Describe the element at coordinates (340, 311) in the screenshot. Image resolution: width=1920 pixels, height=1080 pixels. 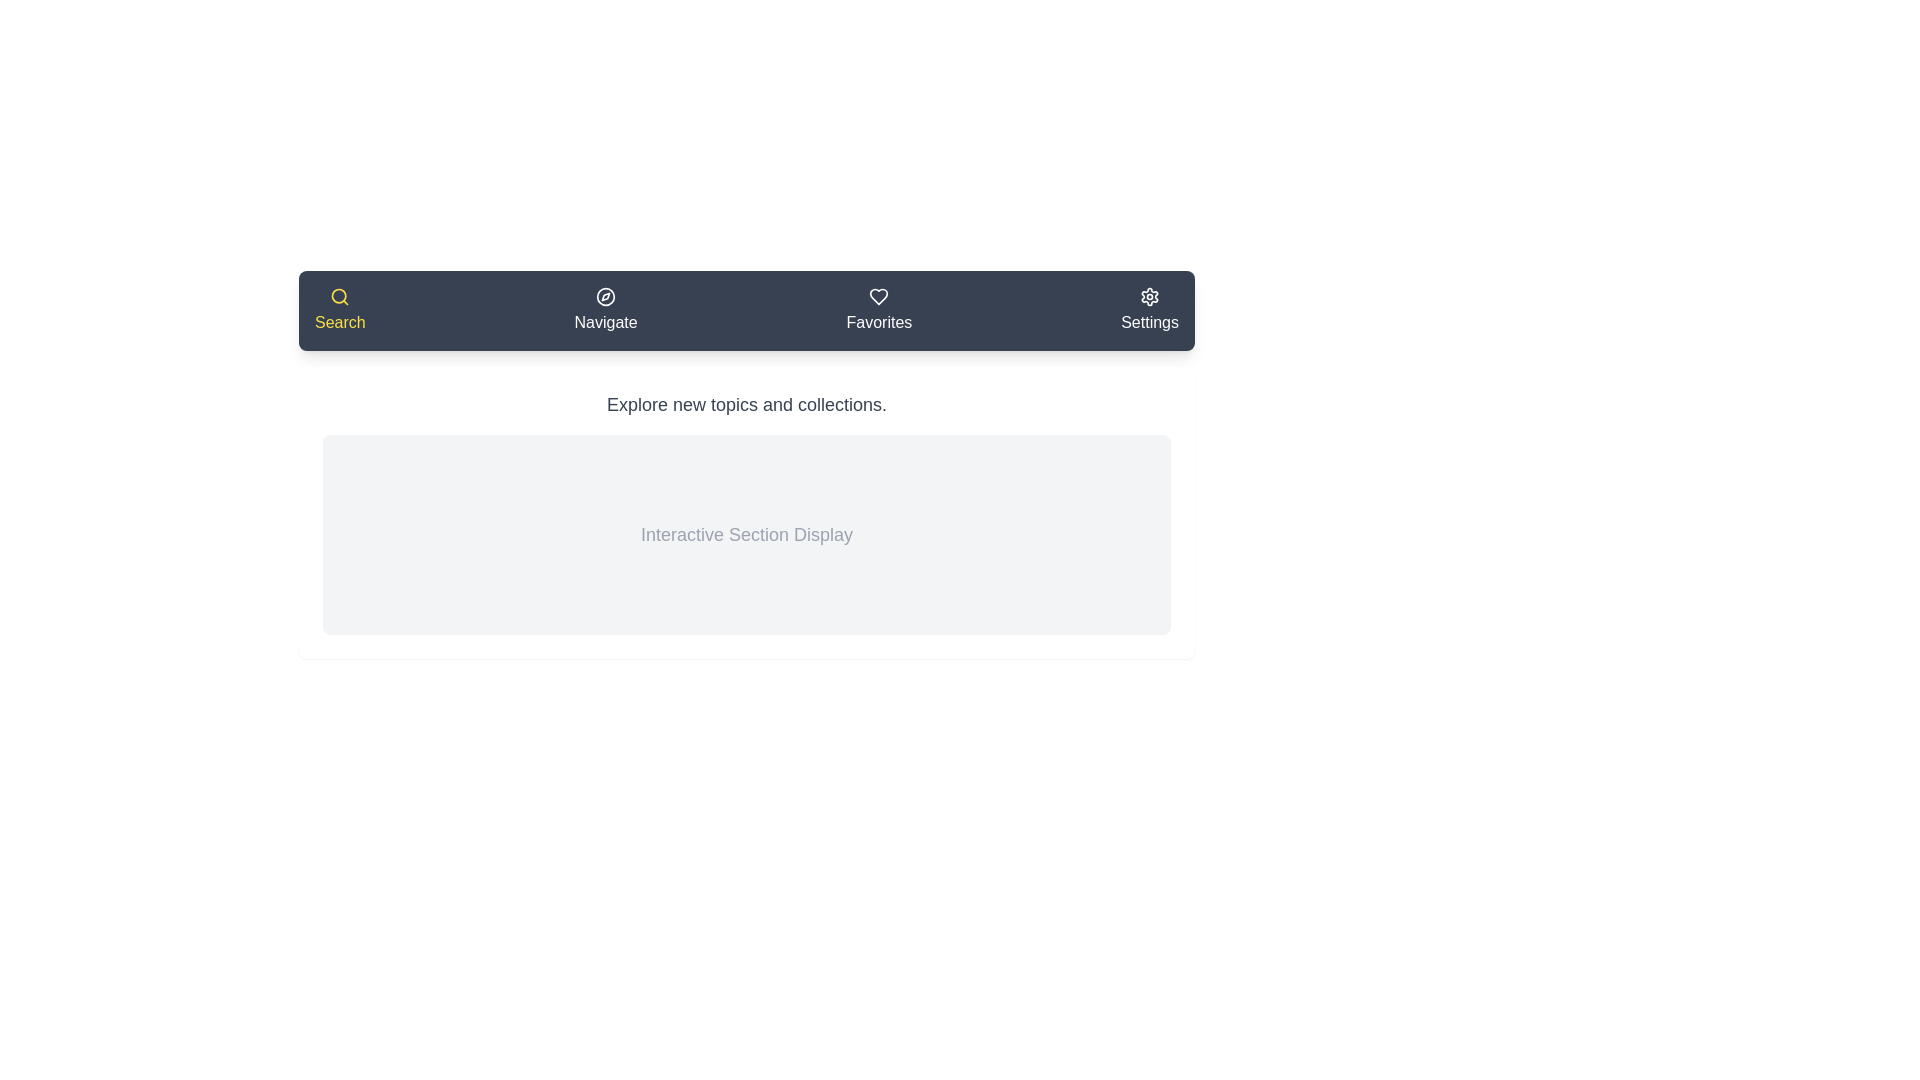
I see `the Search tab to switch to its section` at that location.